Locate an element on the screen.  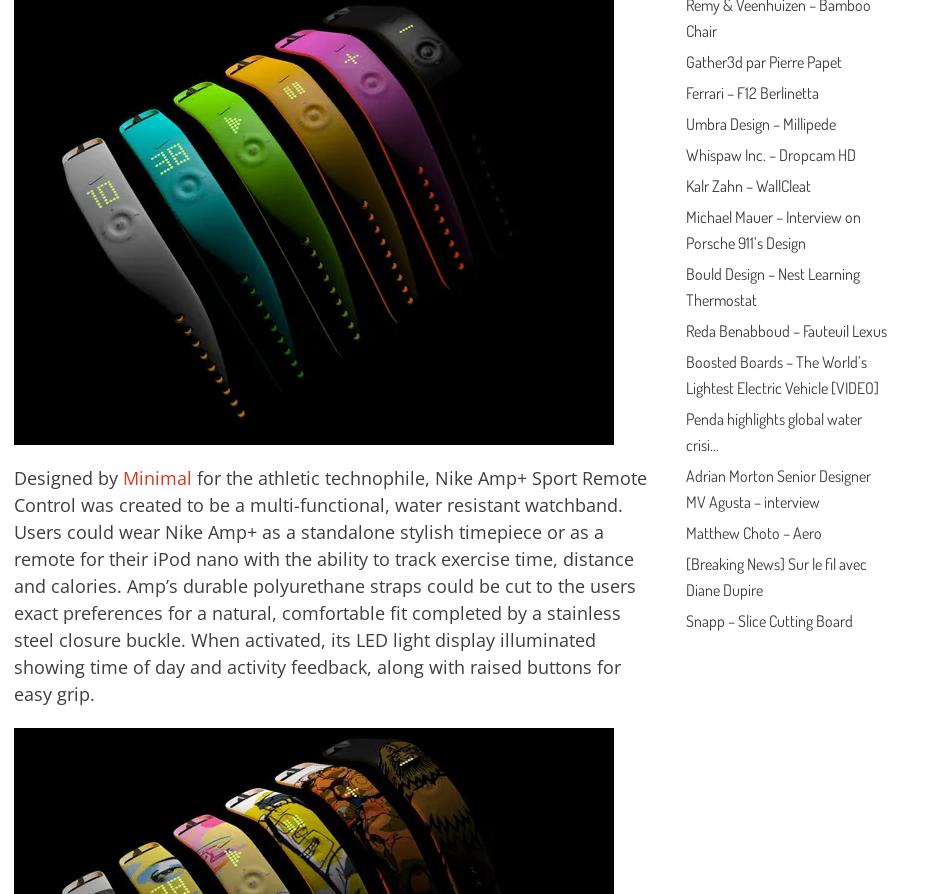
'Designed by' is located at coordinates (68, 477).